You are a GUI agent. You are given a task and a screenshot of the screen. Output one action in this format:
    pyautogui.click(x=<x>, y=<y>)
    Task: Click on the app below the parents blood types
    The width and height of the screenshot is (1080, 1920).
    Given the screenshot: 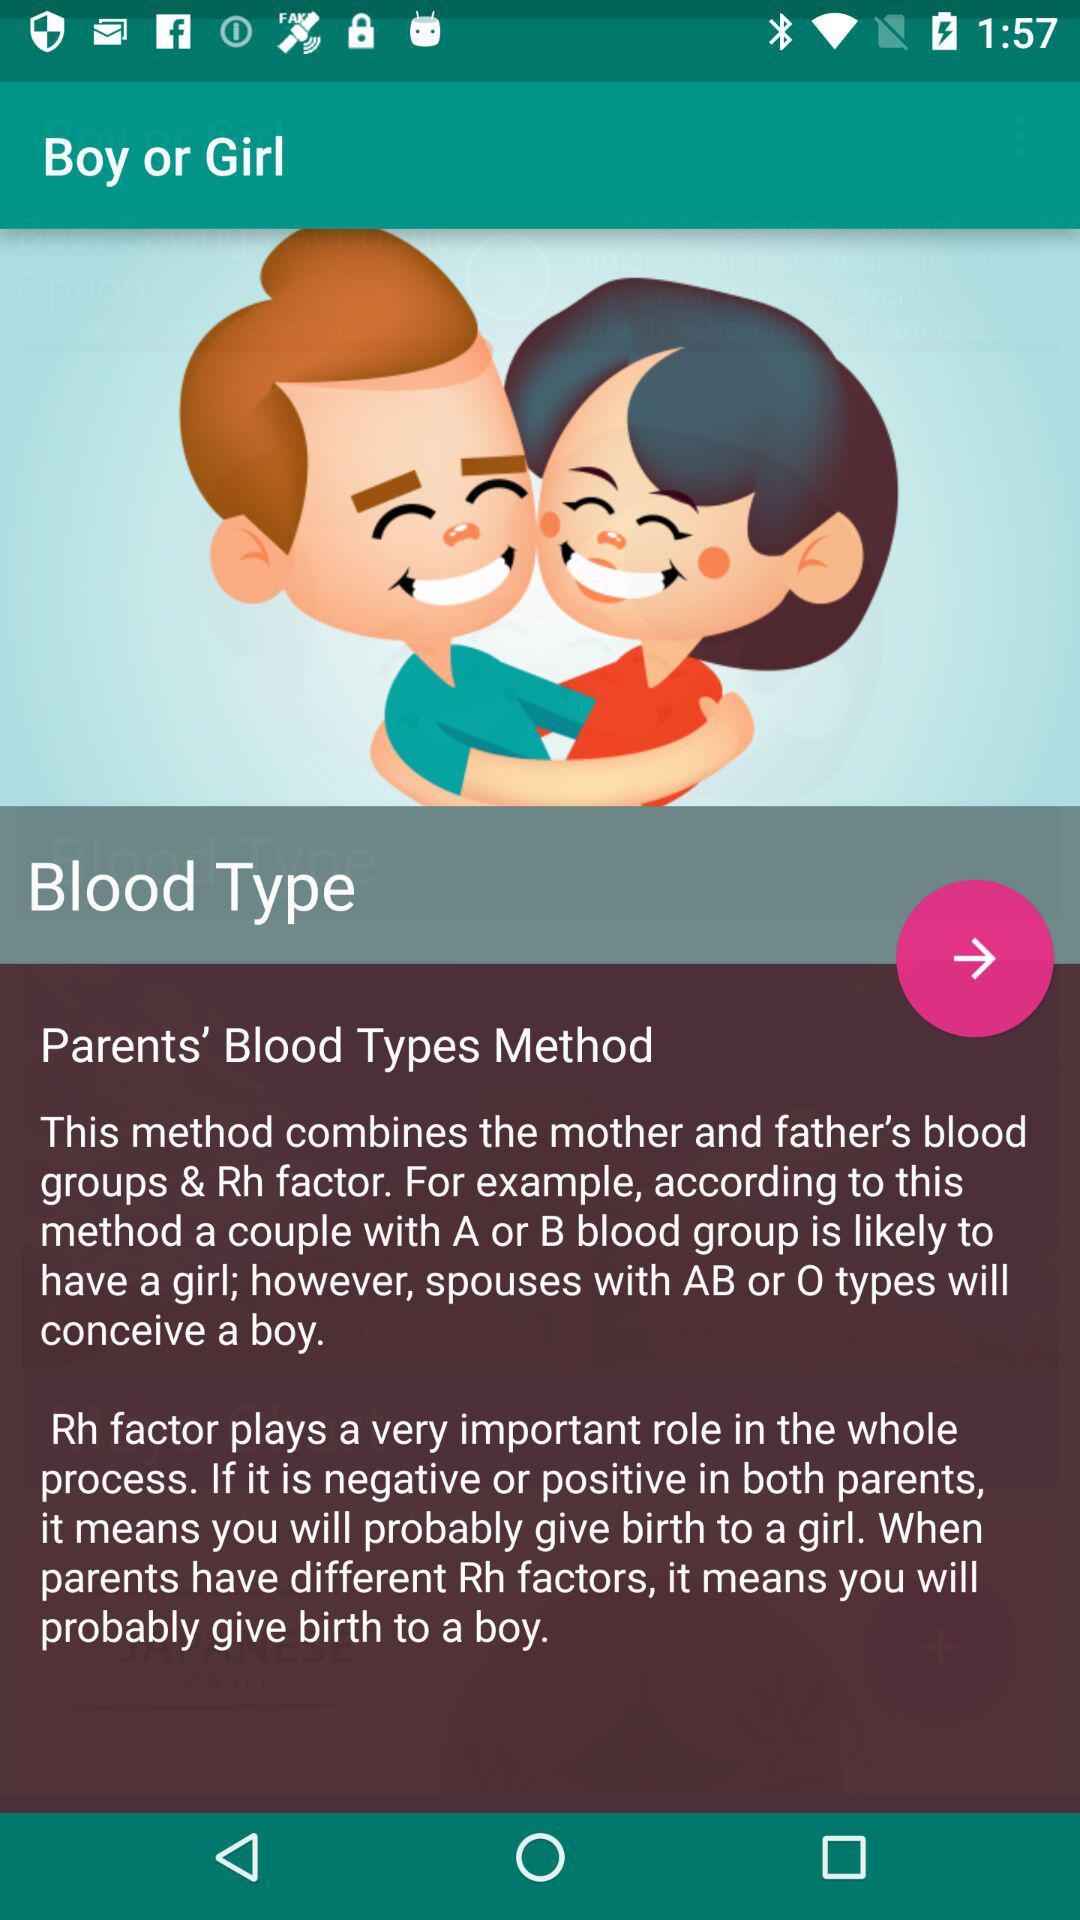 What is the action you would take?
    pyautogui.click(x=540, y=1358)
    